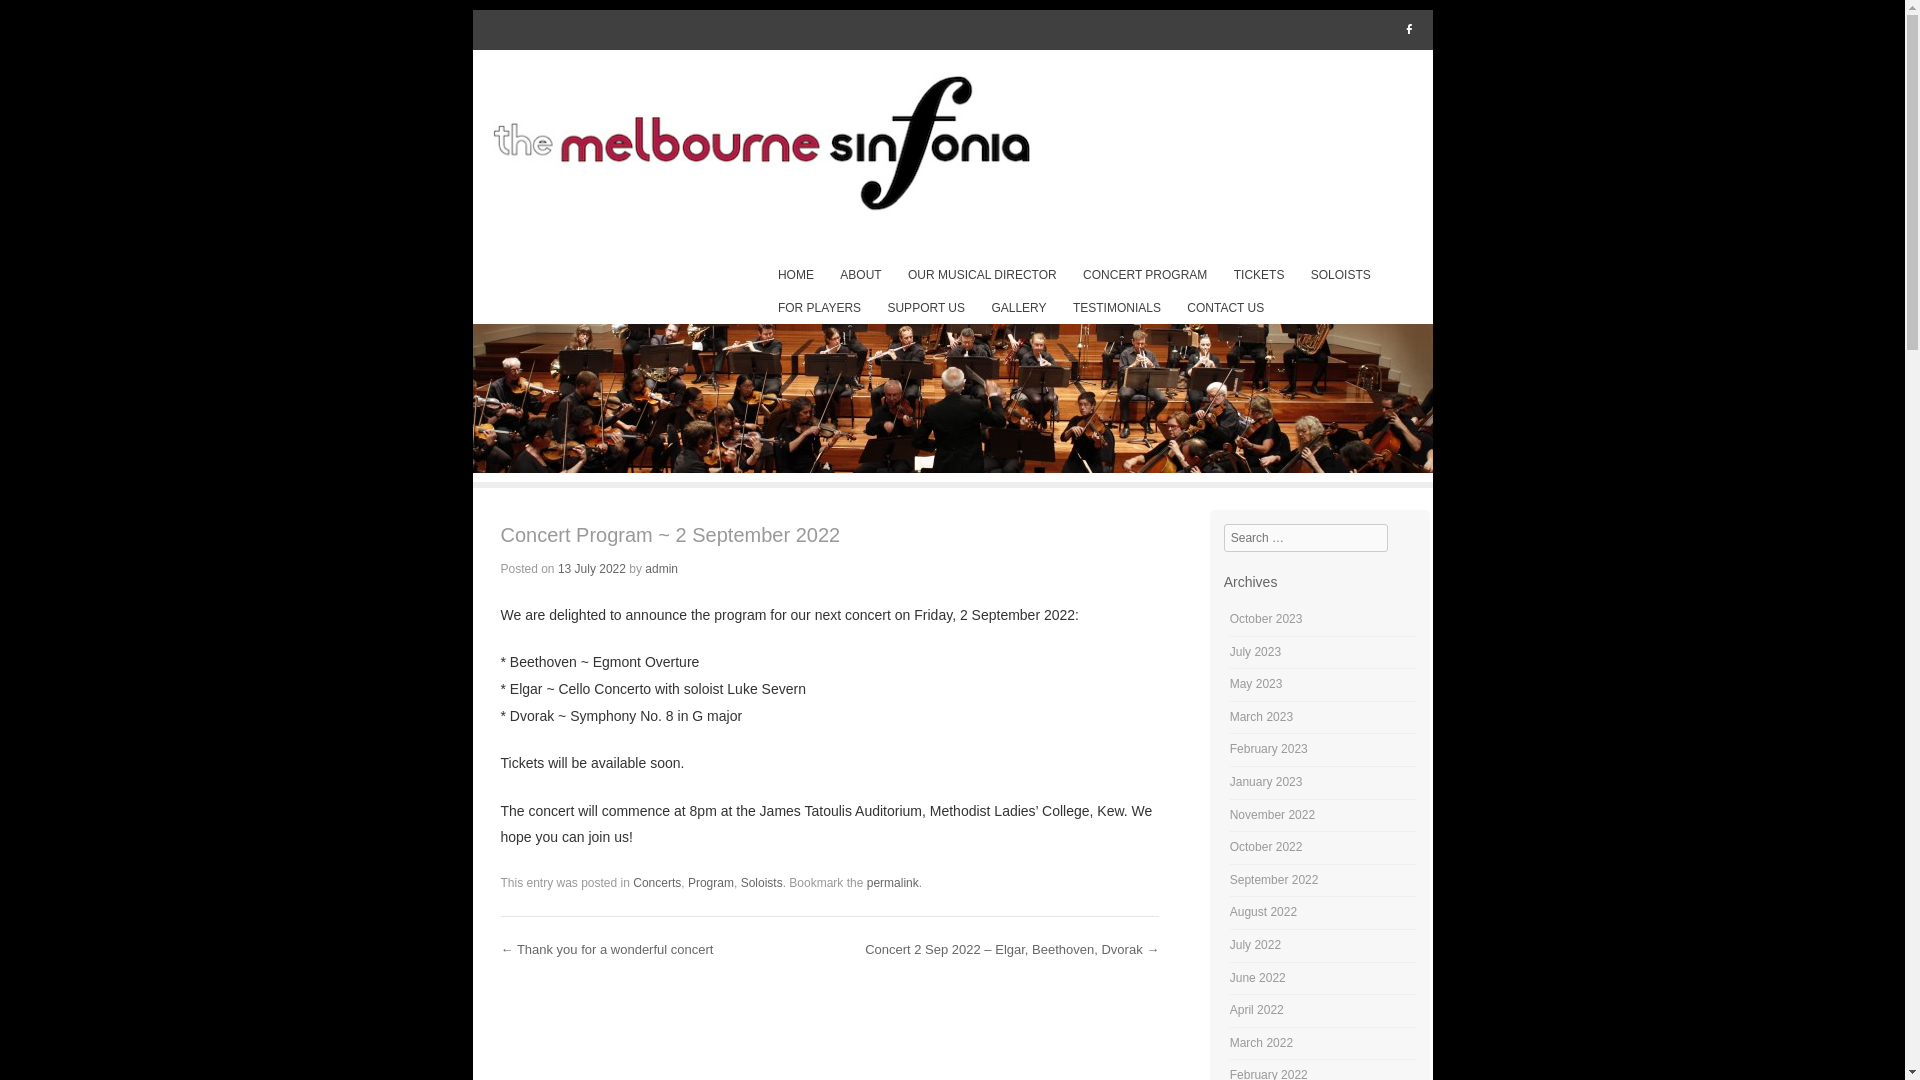 Image resolution: width=1920 pixels, height=1080 pixels. What do you see at coordinates (1224, 308) in the screenshot?
I see `'CONTACT US'` at bounding box center [1224, 308].